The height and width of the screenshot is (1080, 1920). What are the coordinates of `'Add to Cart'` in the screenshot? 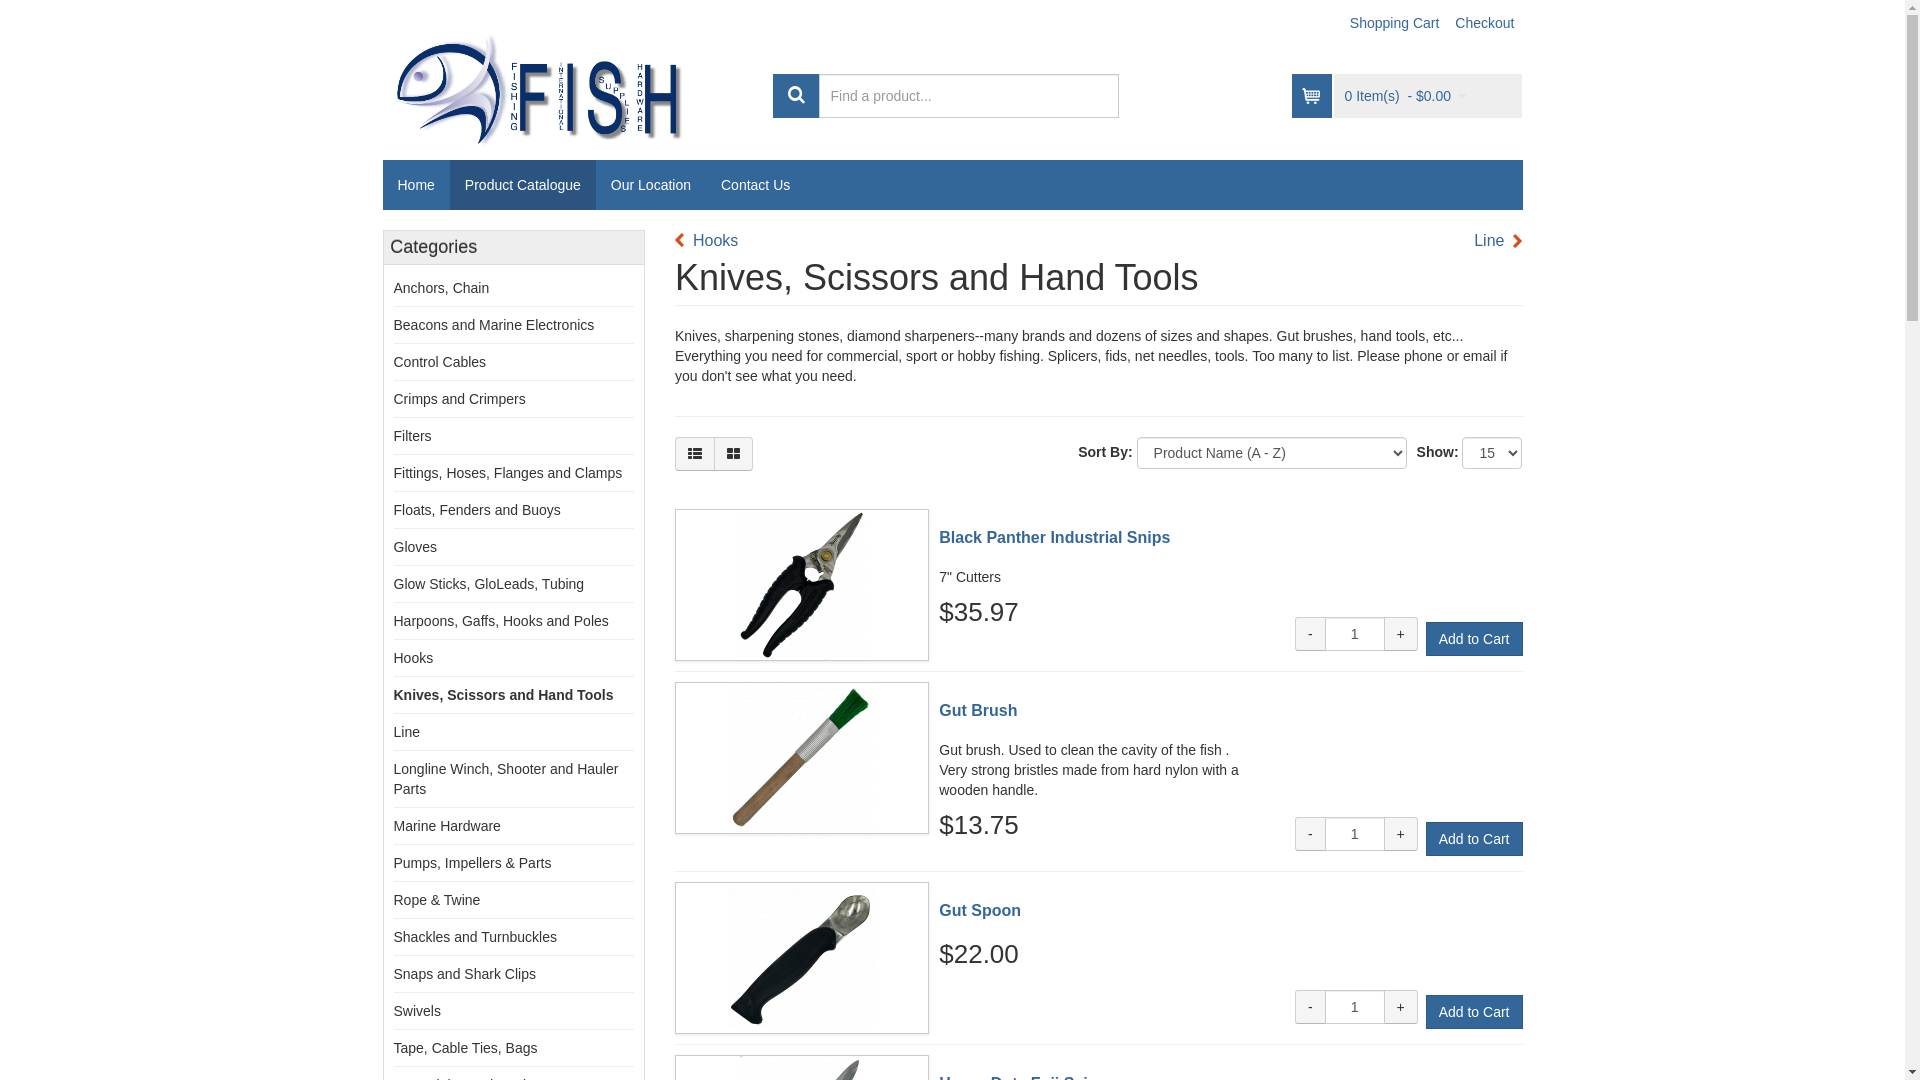 It's located at (1474, 639).